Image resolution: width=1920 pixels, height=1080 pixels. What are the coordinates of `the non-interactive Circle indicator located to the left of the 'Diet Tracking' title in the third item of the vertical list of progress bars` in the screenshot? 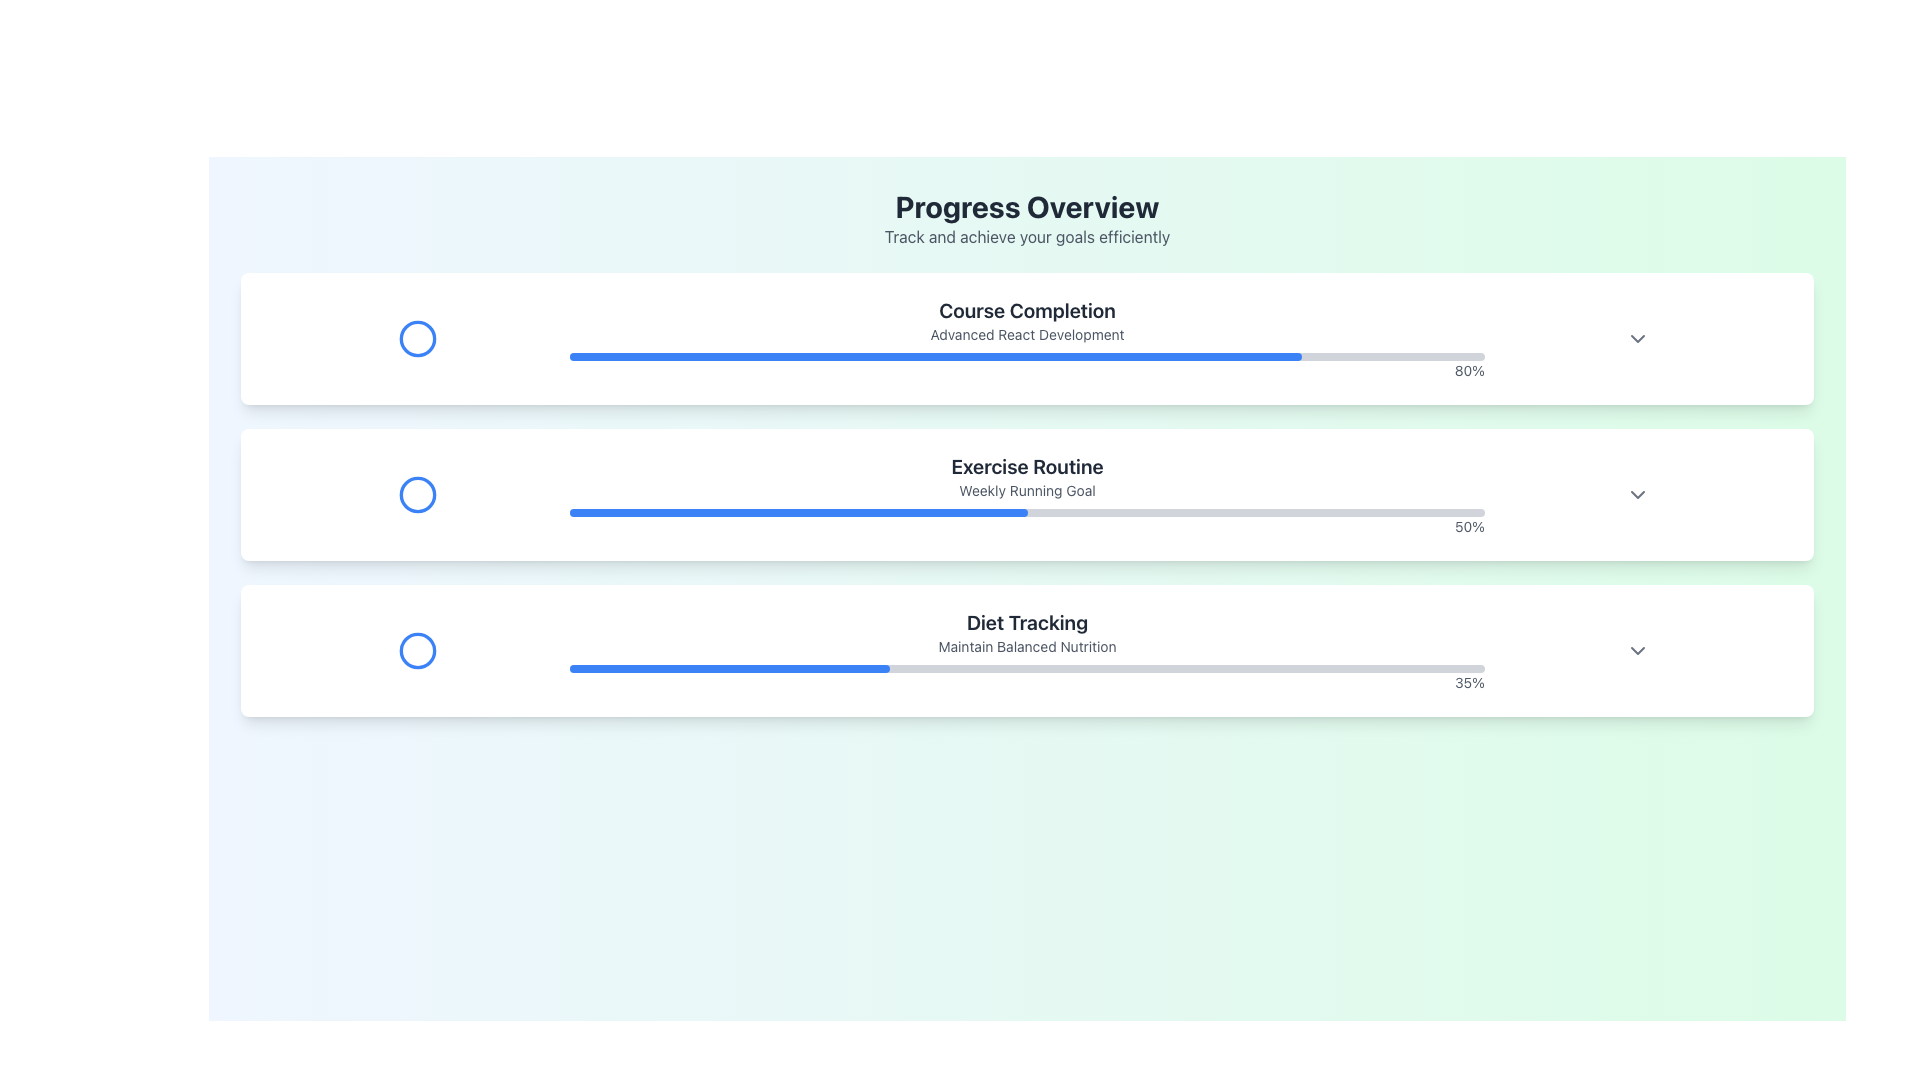 It's located at (416, 651).